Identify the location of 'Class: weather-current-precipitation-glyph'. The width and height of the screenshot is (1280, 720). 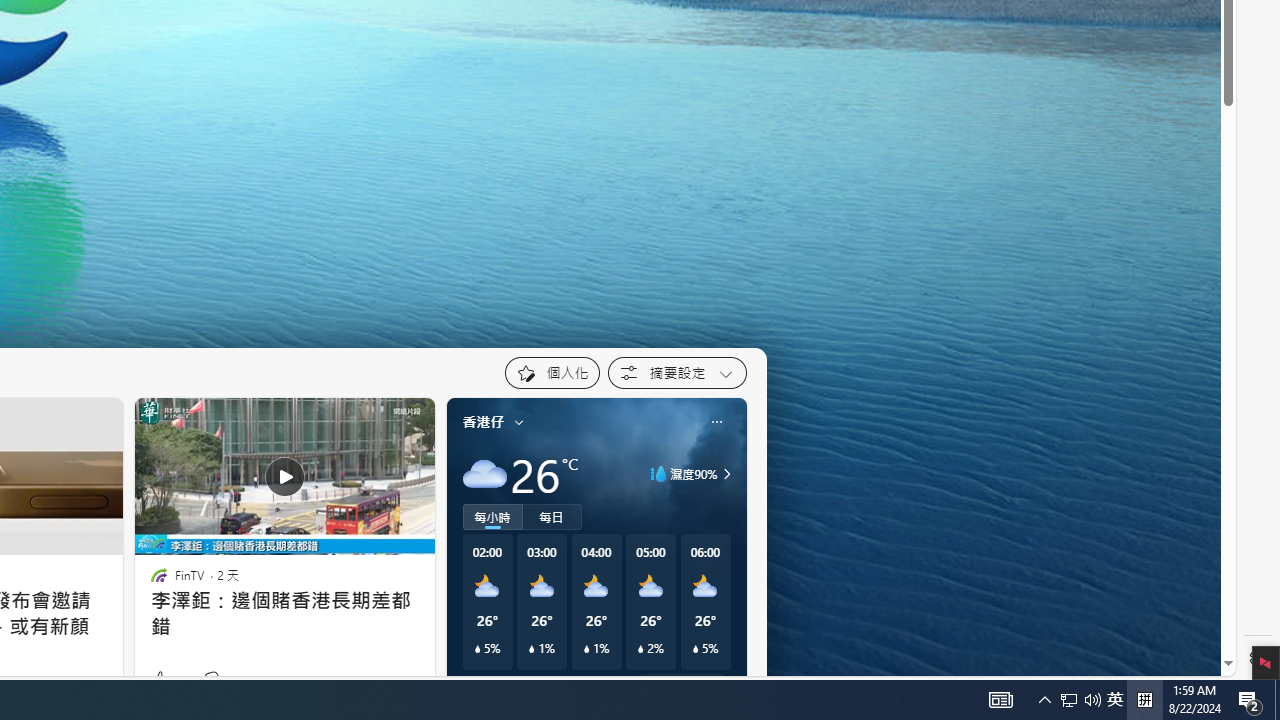
(695, 649).